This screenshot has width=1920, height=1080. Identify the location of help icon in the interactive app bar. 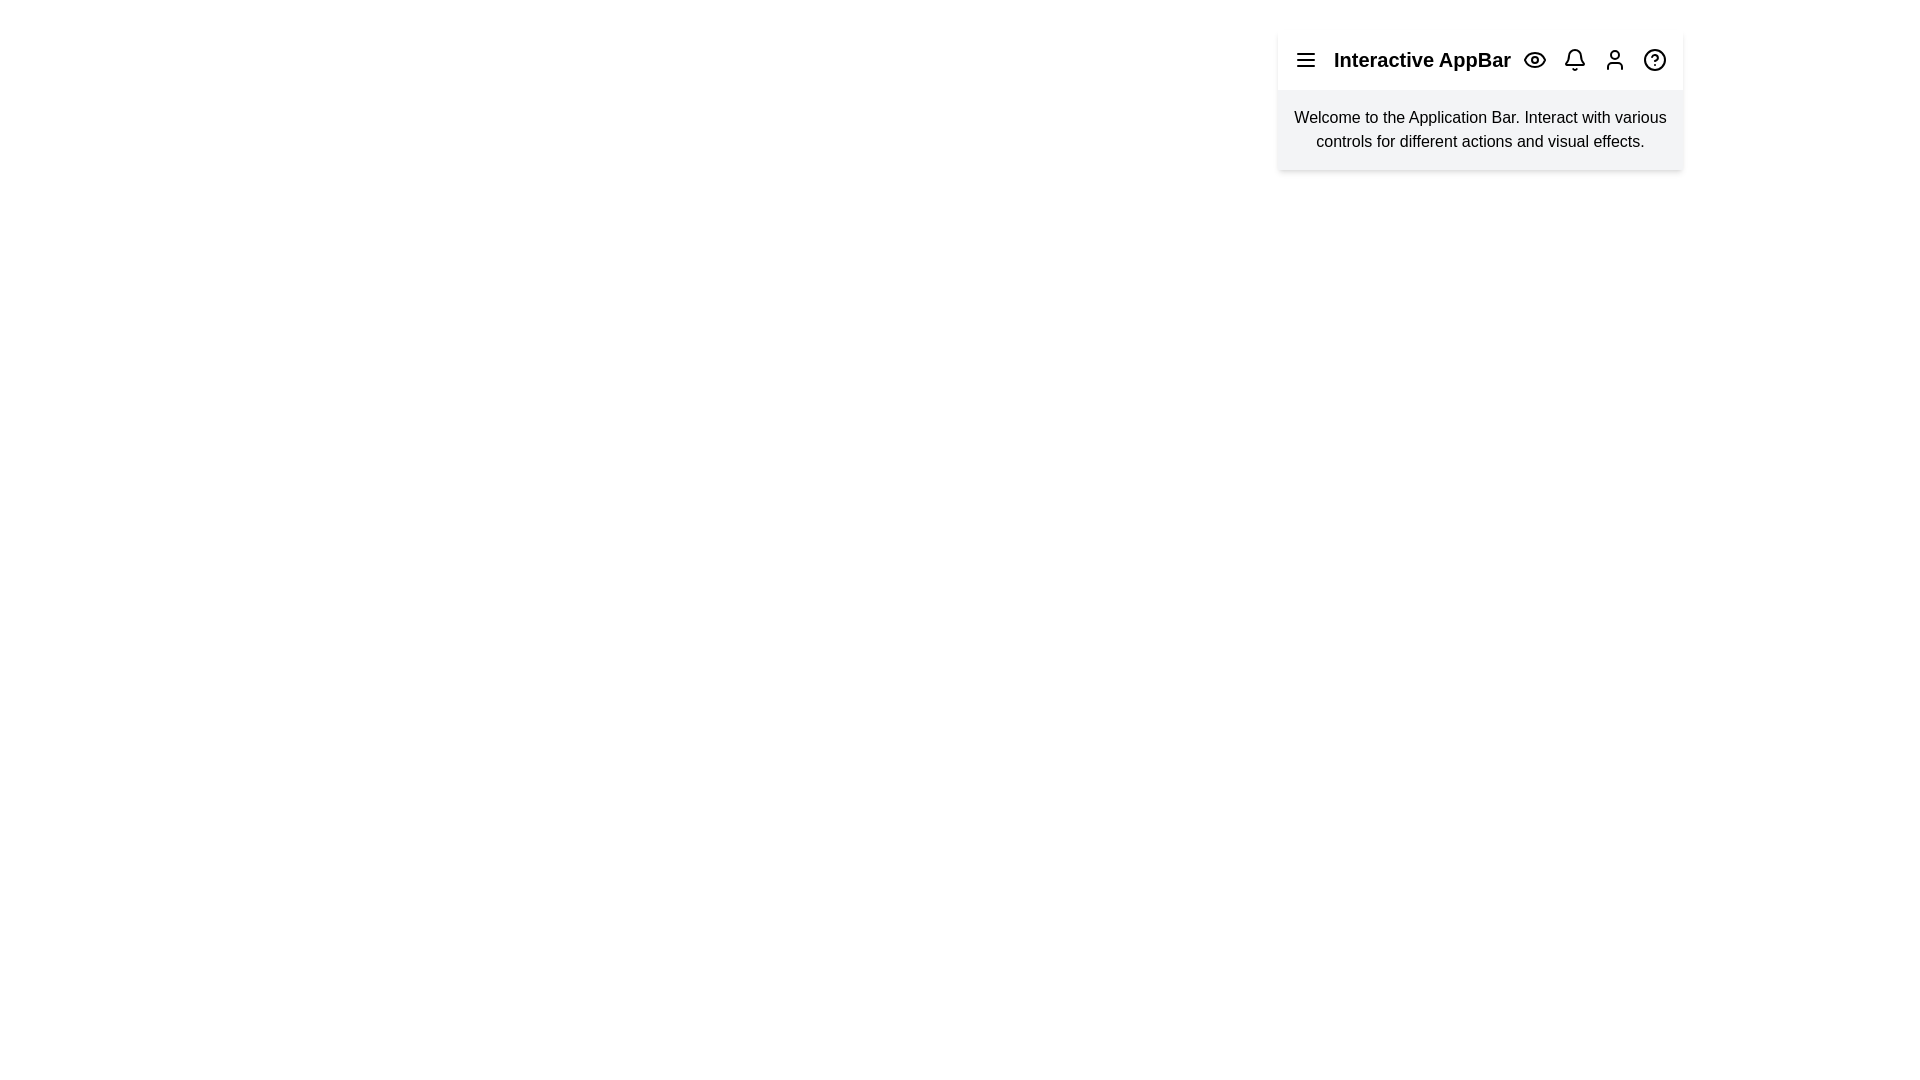
(1655, 59).